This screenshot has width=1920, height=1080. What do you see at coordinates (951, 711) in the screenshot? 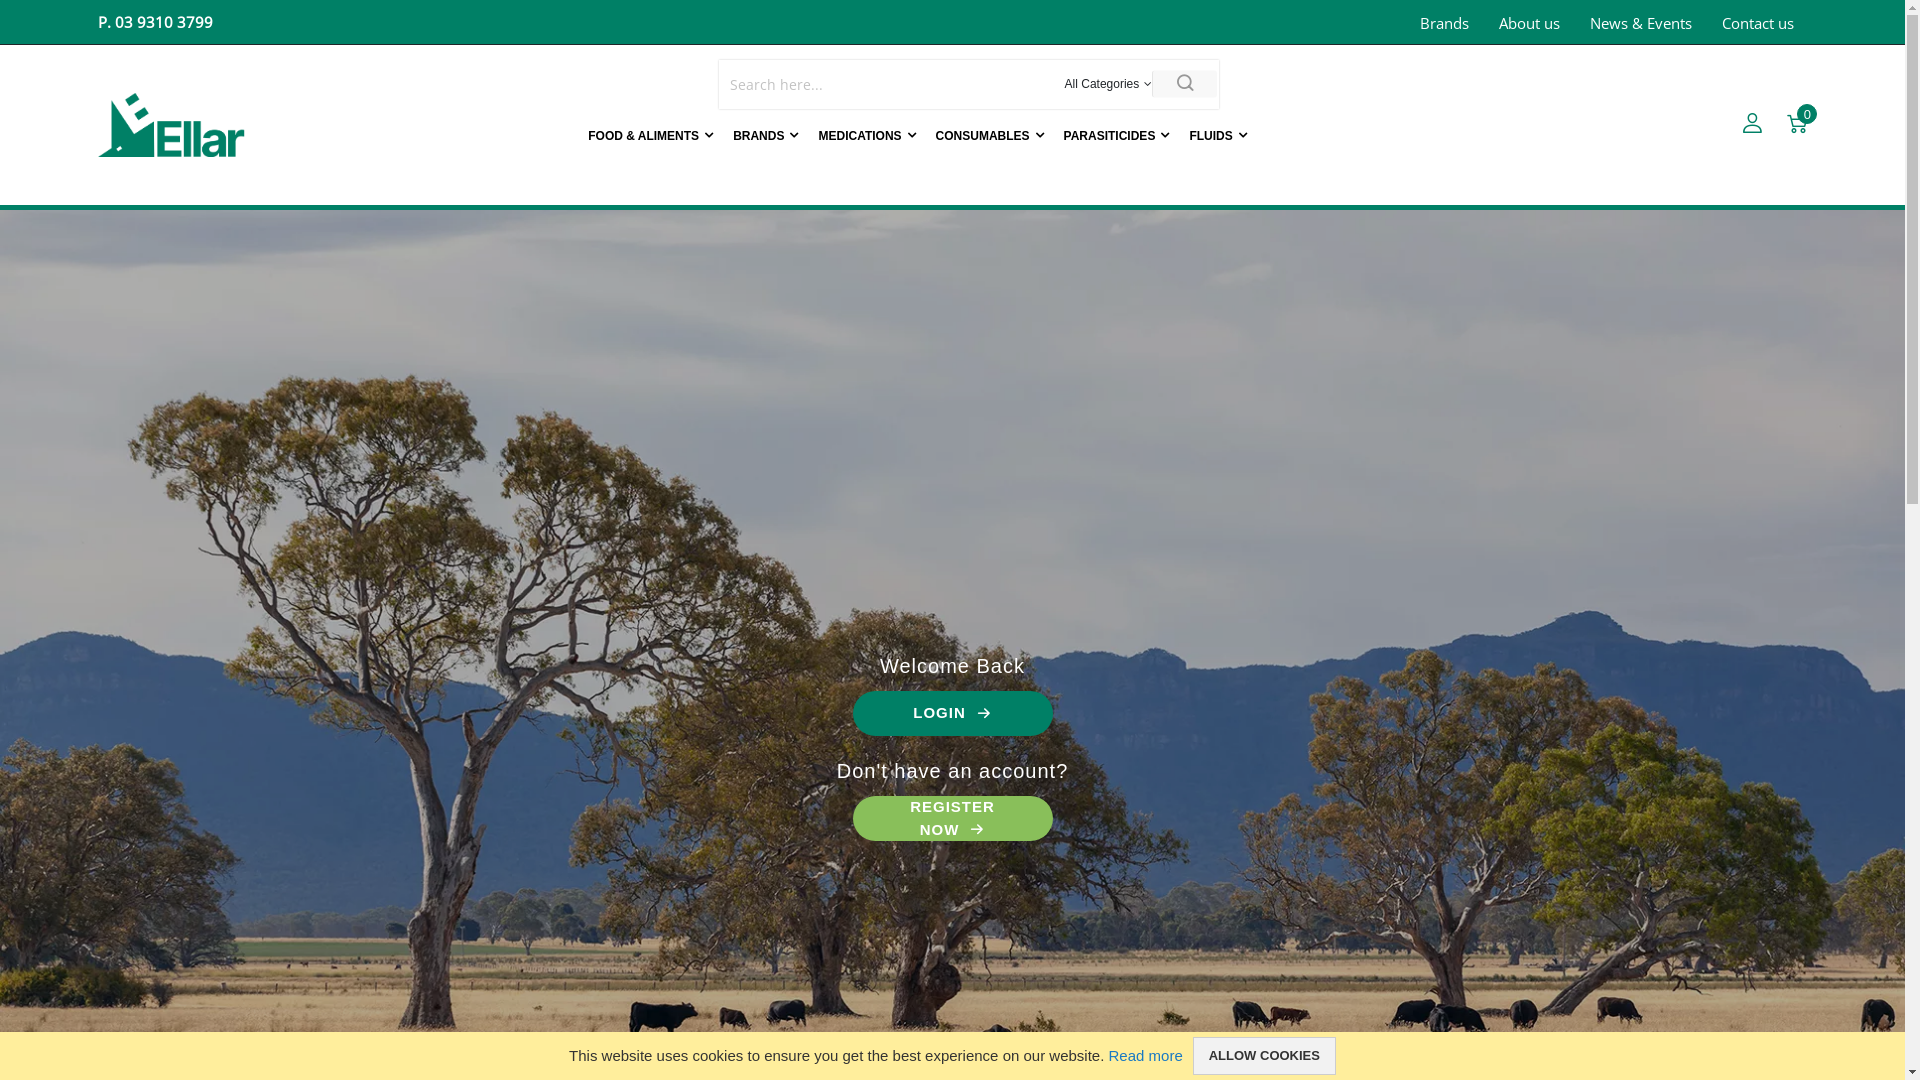
I see `'LOGIN'` at bounding box center [951, 711].